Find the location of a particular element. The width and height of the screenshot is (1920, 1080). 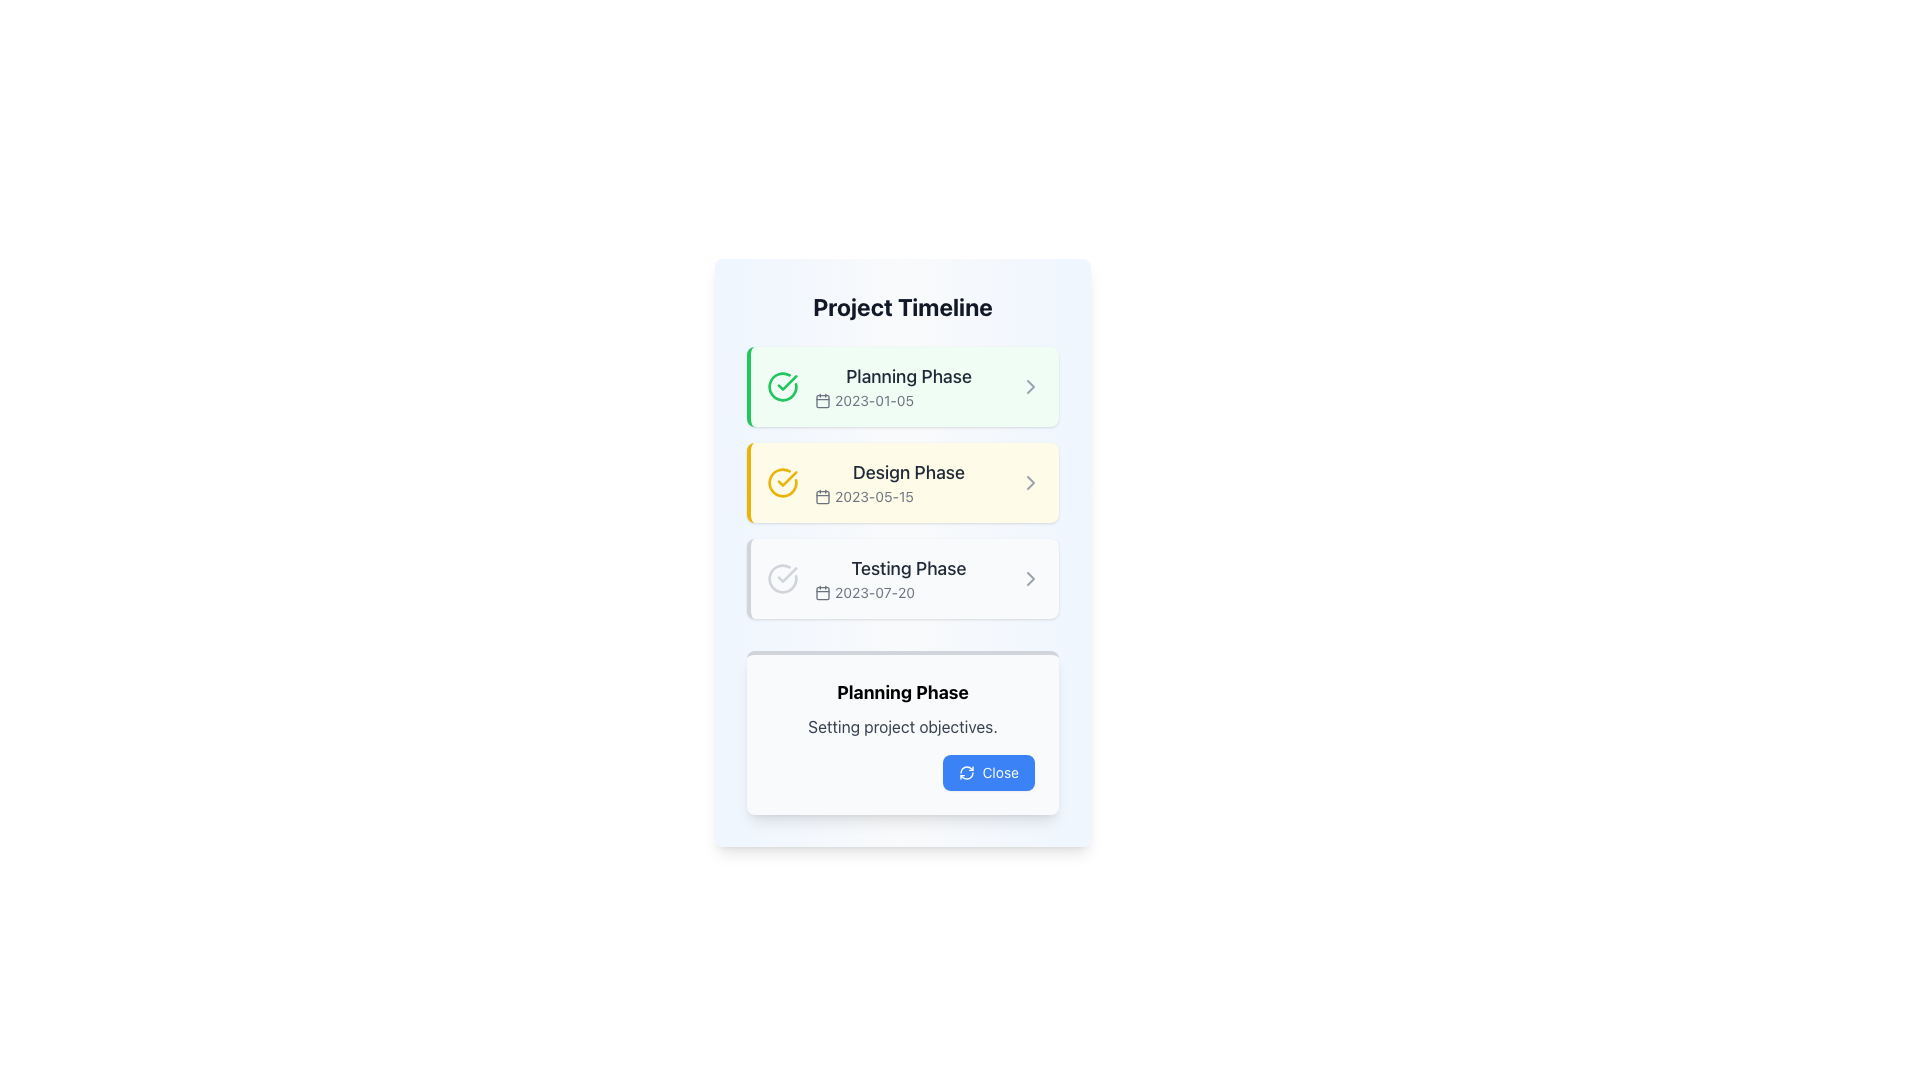

the text label that indicates the specific phase of the project timeline, located at the top of the vertically stacked list of items is located at coordinates (907, 377).